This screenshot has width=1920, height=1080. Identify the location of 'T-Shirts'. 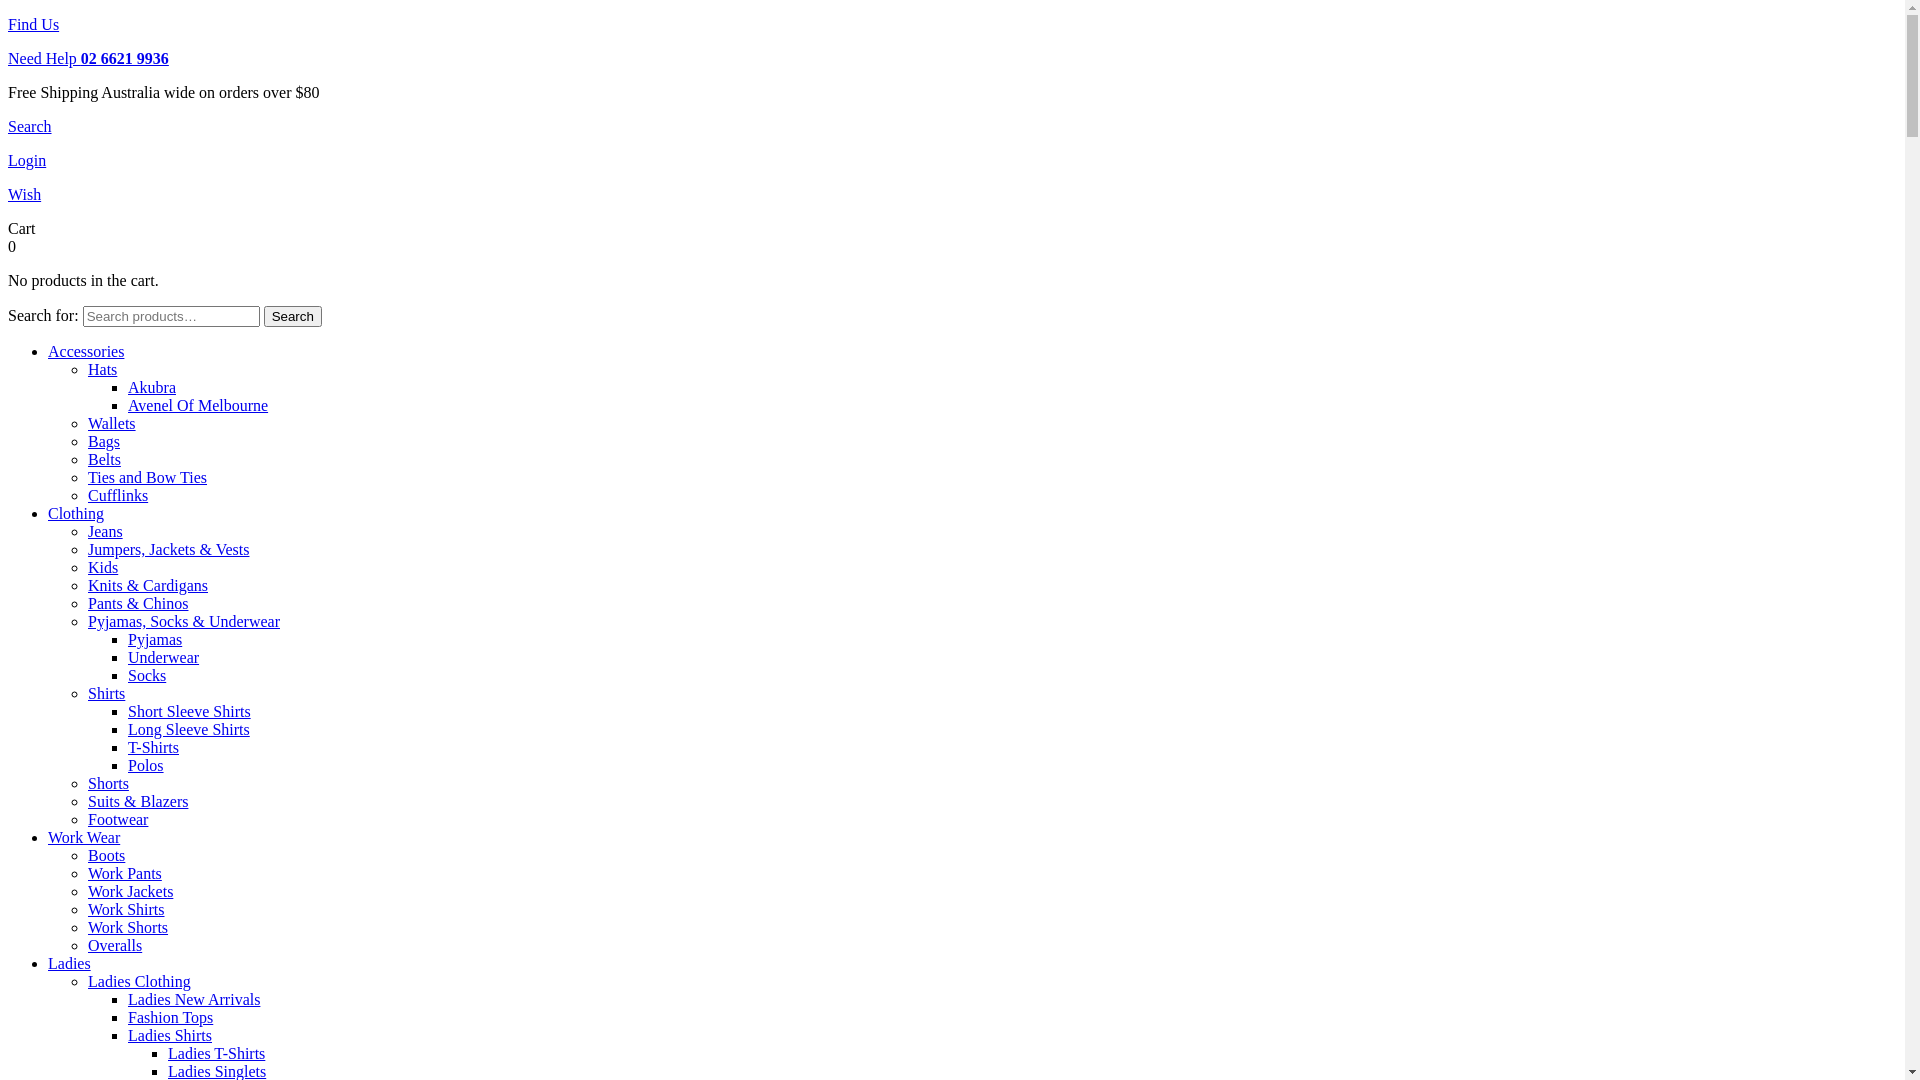
(127, 747).